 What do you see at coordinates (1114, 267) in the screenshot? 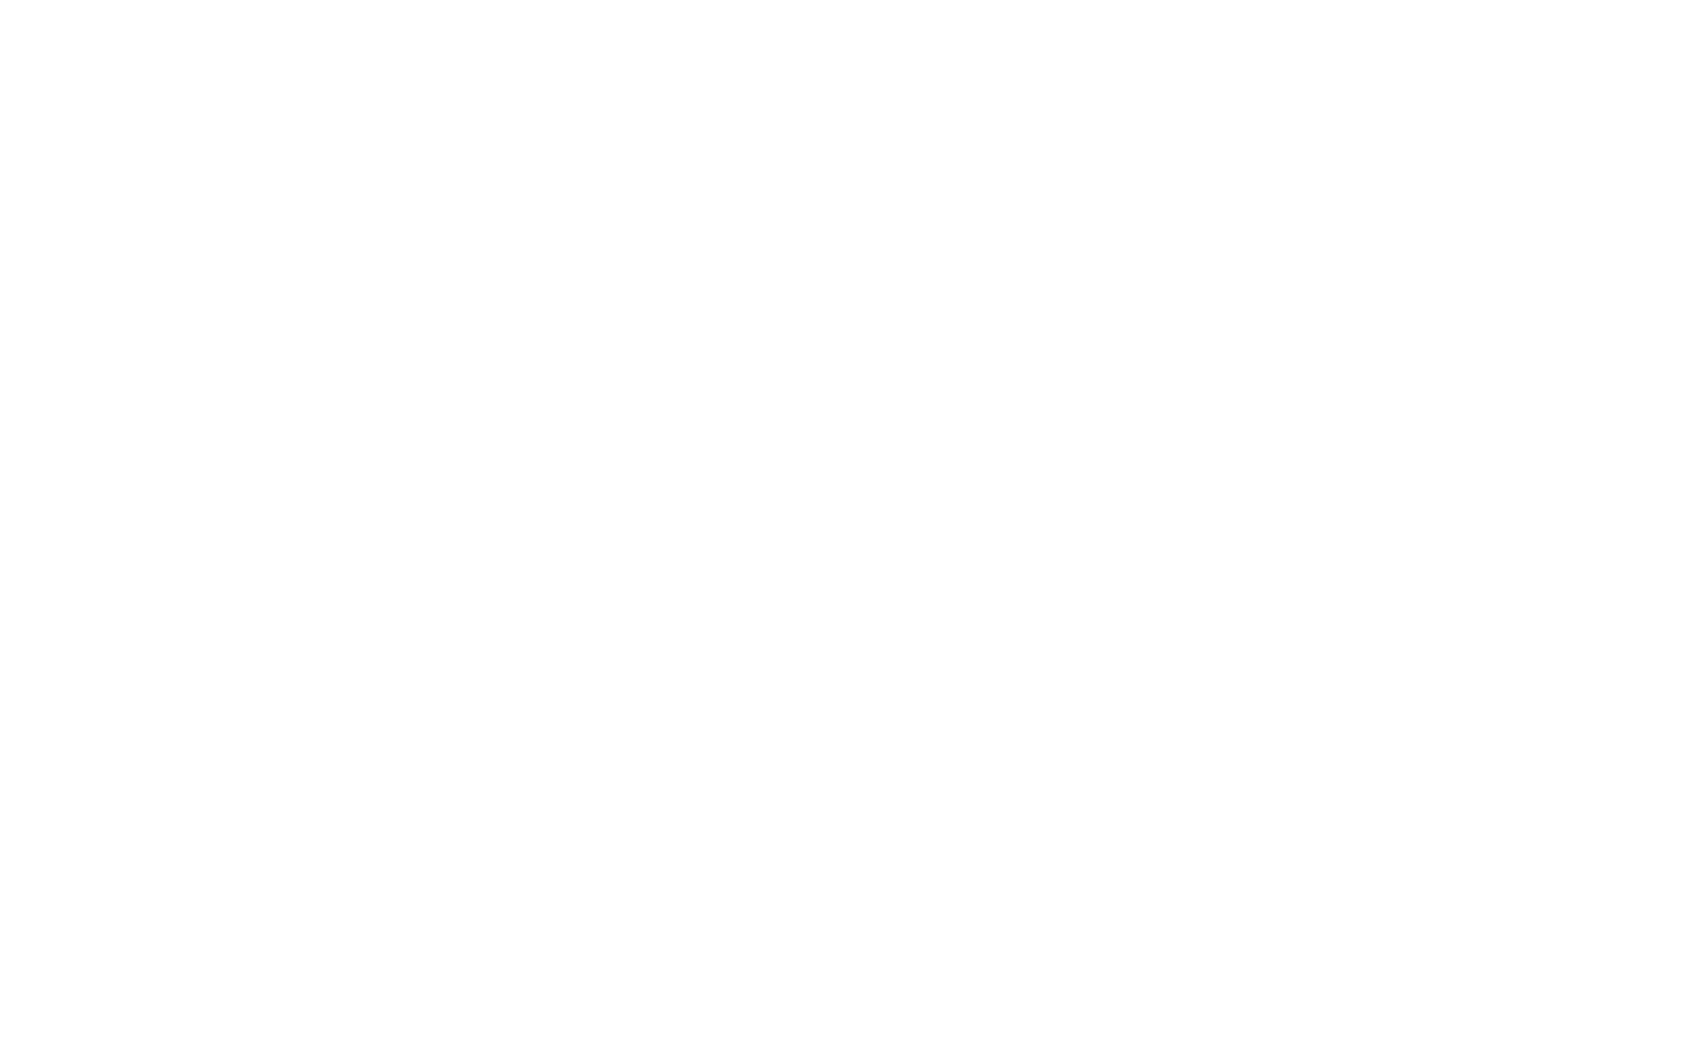
I see `'Length'` at bounding box center [1114, 267].